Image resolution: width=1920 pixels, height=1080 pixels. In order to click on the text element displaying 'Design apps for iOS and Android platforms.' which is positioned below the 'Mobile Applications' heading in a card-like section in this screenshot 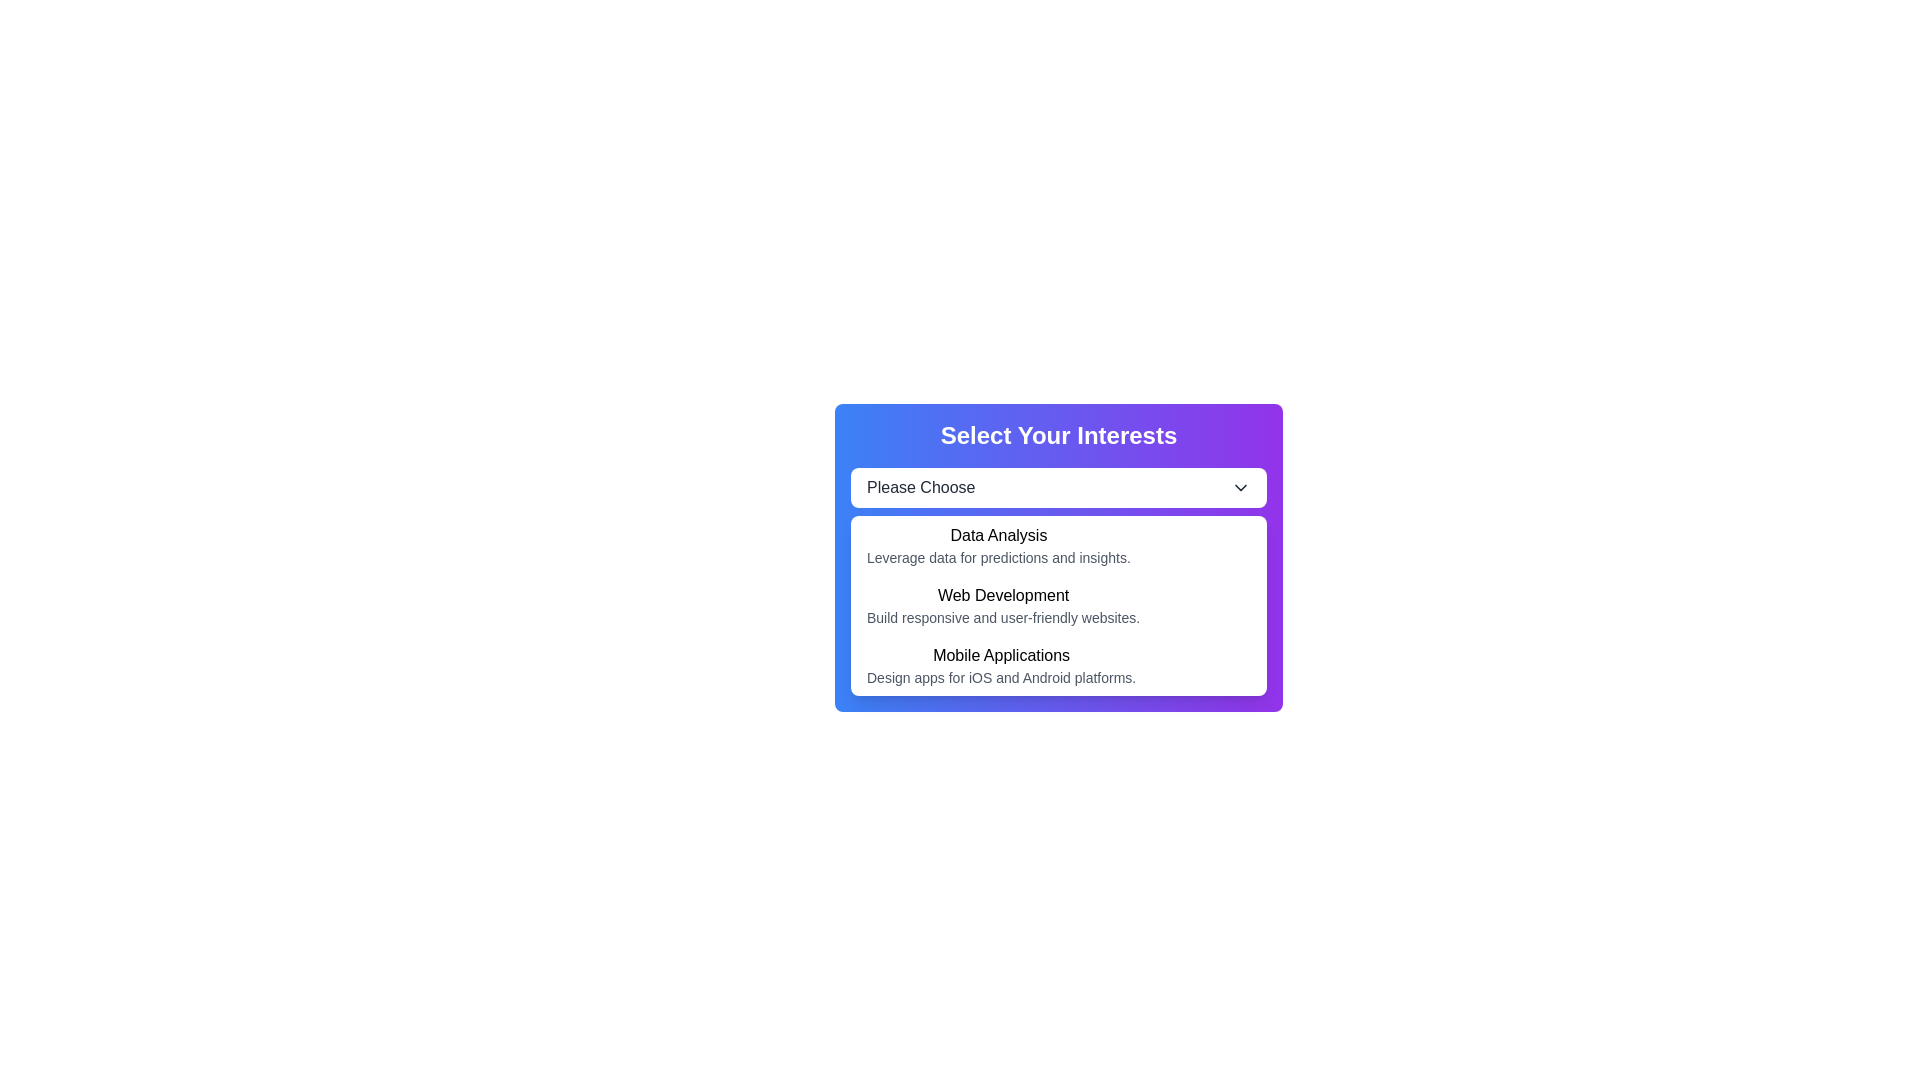, I will do `click(1001, 677)`.